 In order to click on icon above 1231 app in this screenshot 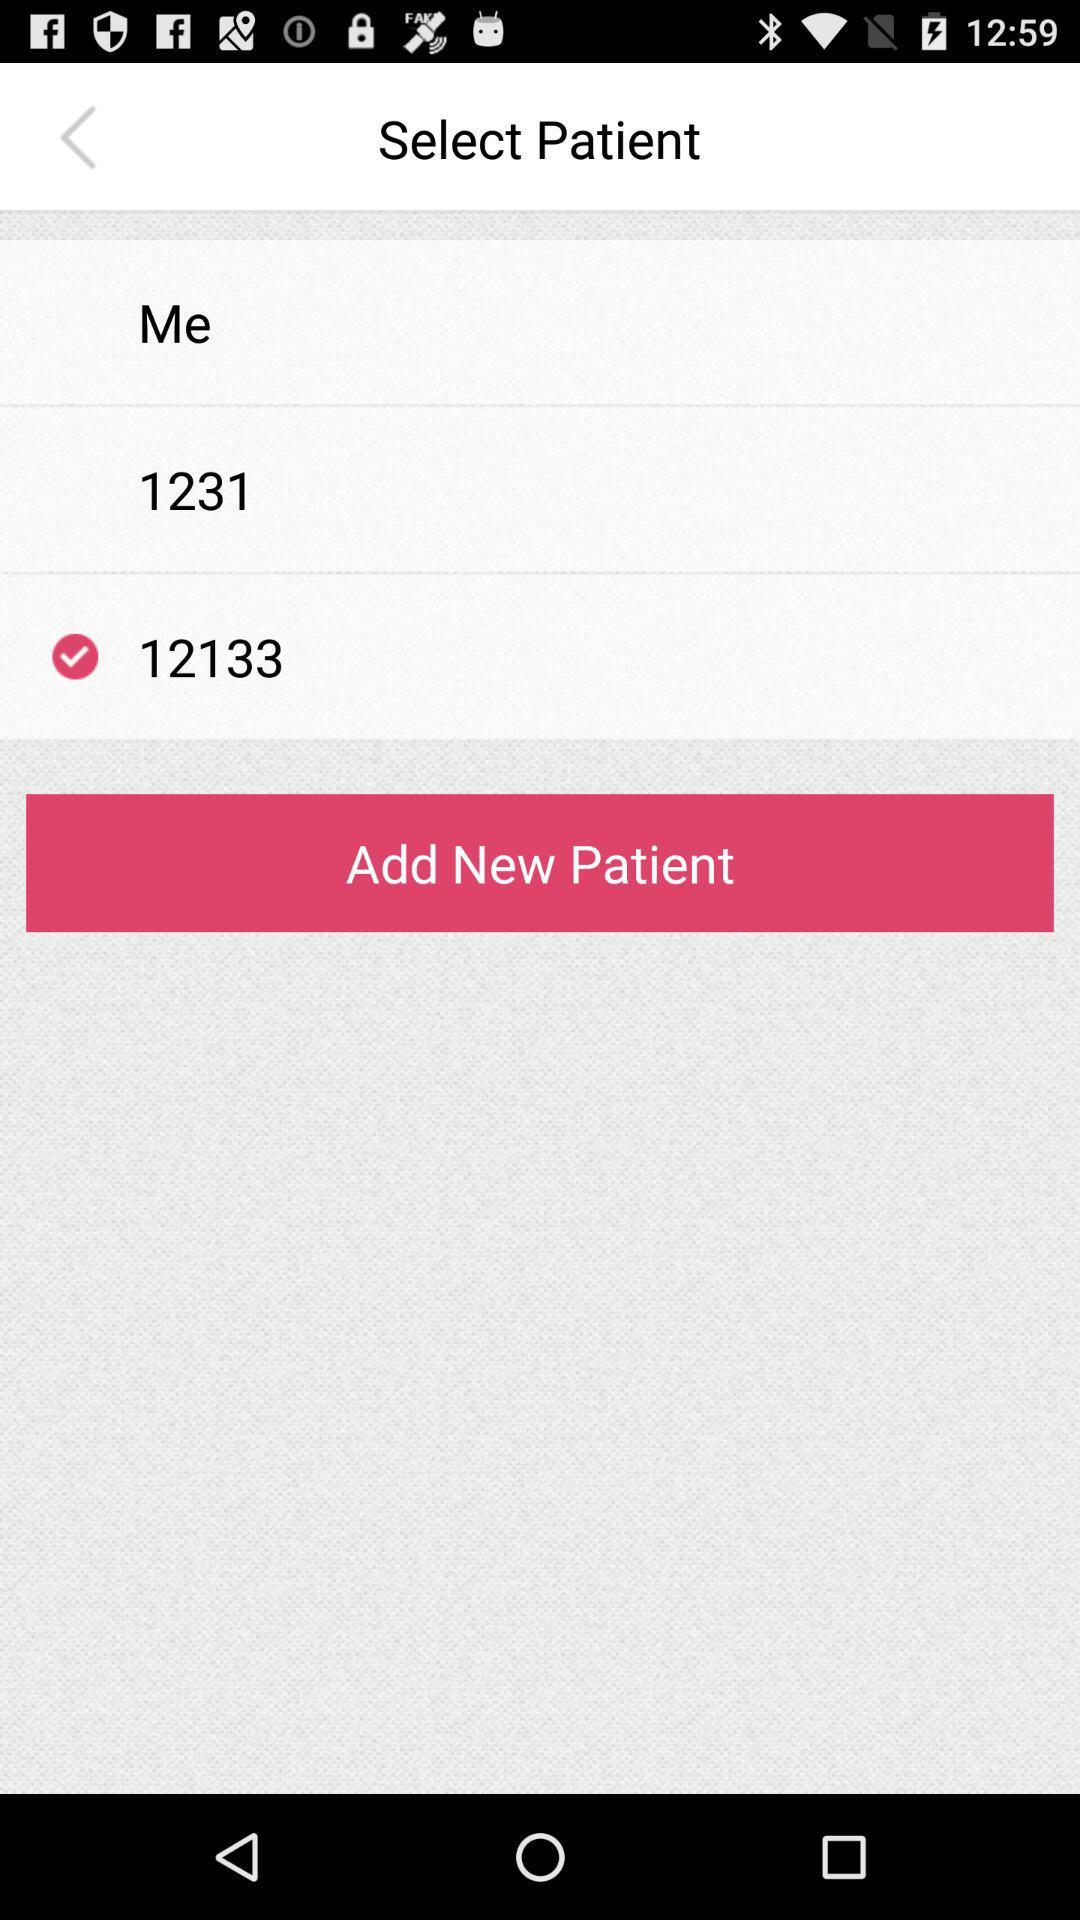, I will do `click(540, 404)`.